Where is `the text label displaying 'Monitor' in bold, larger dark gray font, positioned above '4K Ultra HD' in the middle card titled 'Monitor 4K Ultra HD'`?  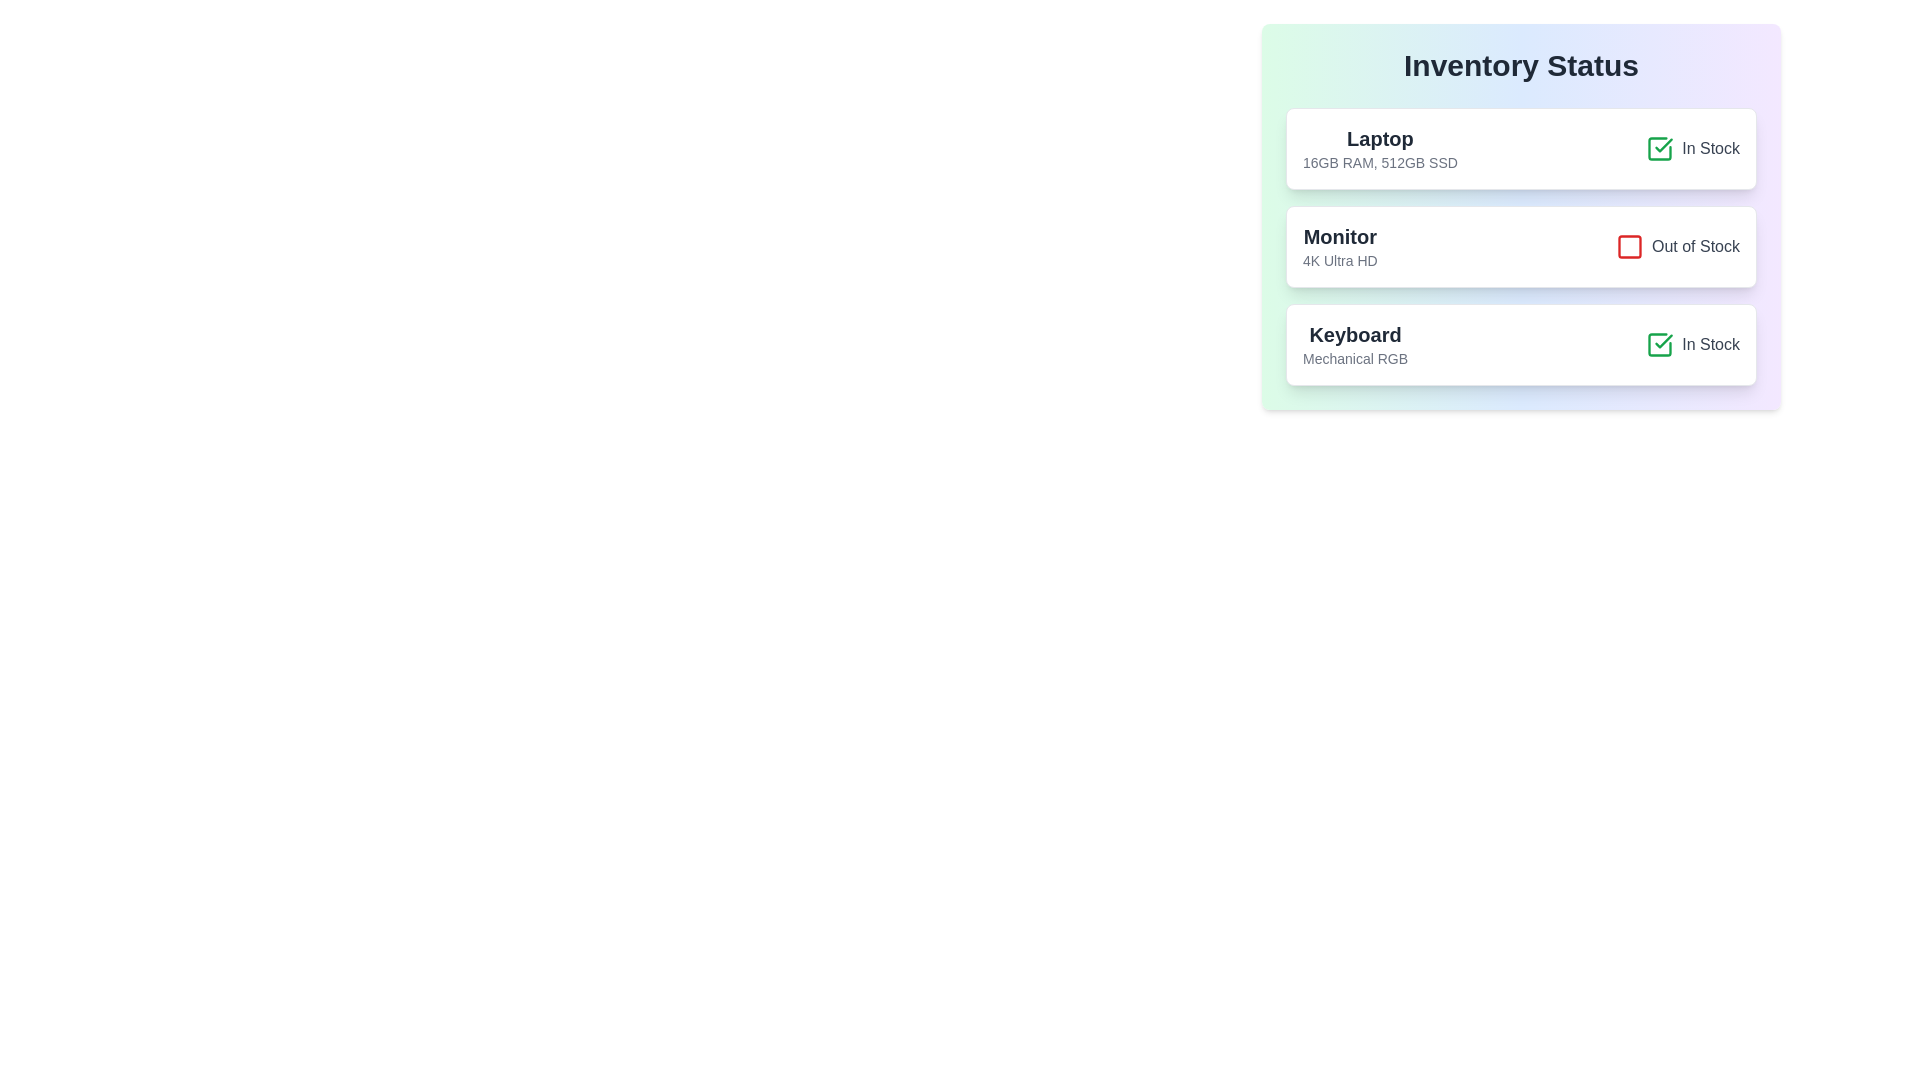
the text label displaying 'Monitor' in bold, larger dark gray font, positioned above '4K Ultra HD' in the middle card titled 'Monitor 4K Ultra HD' is located at coordinates (1340, 235).